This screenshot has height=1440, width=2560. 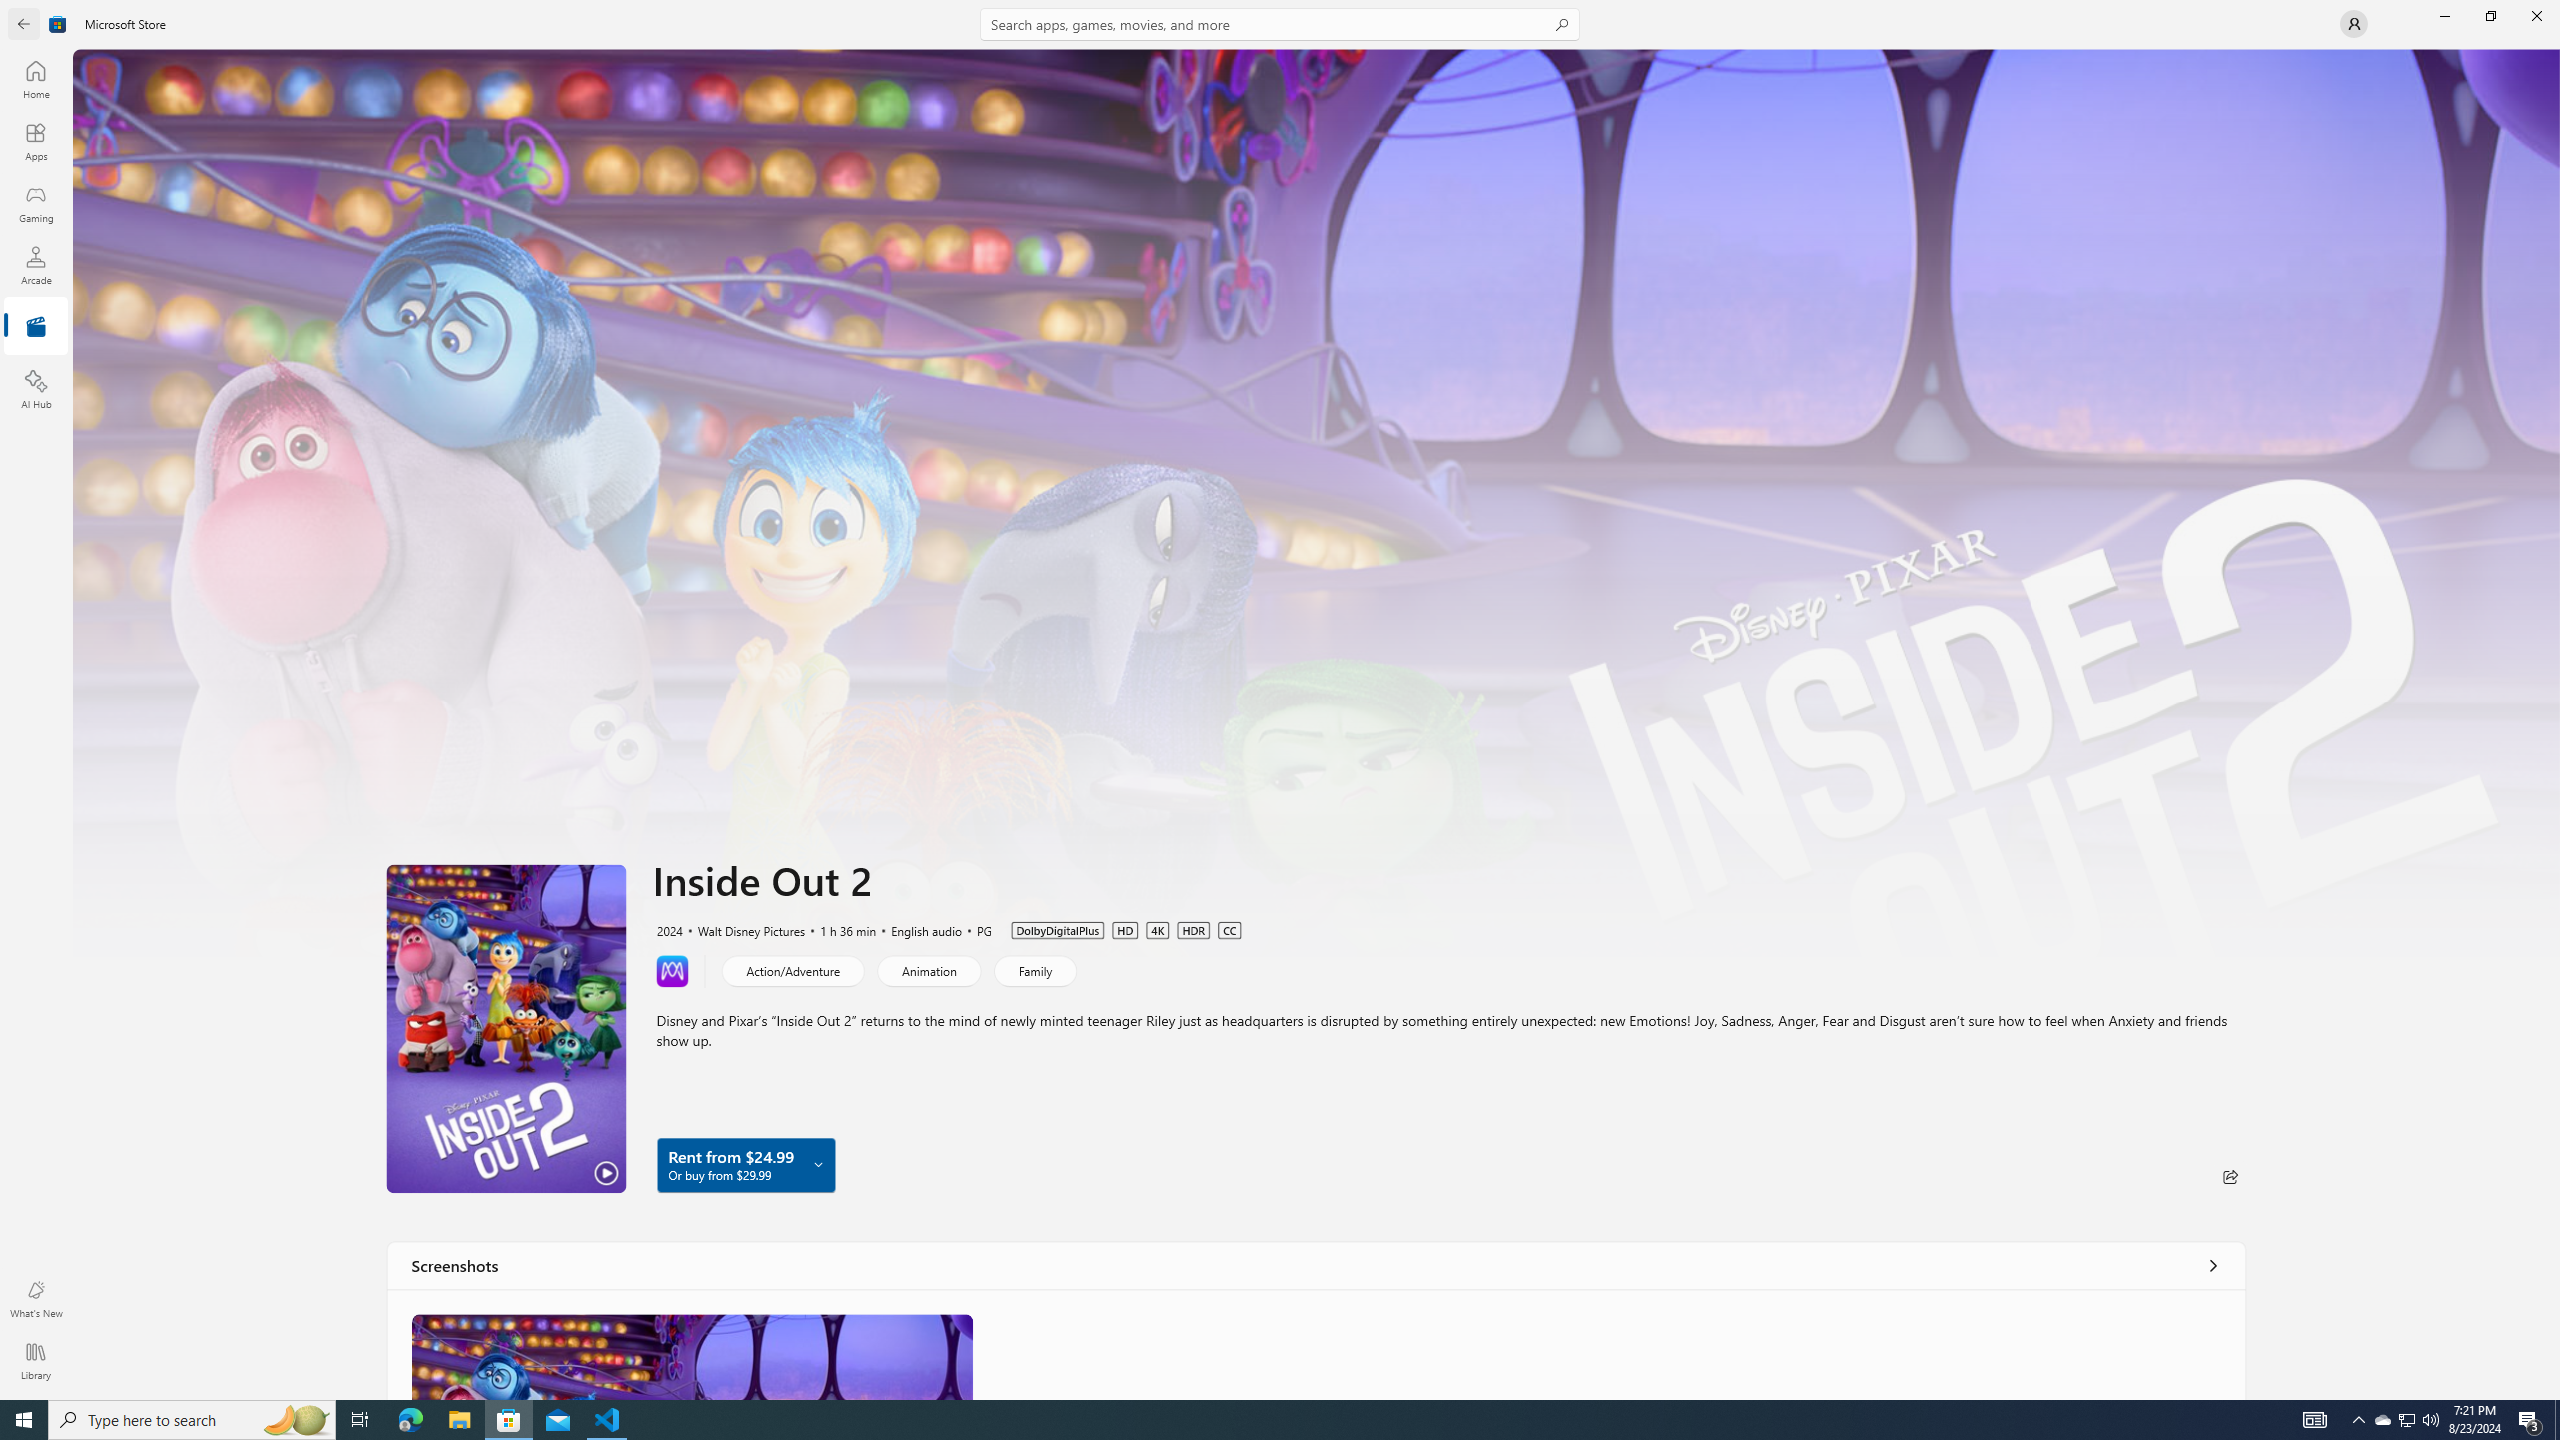 What do you see at coordinates (839, 928) in the screenshot?
I see `'1 h 36 min'` at bounding box center [839, 928].